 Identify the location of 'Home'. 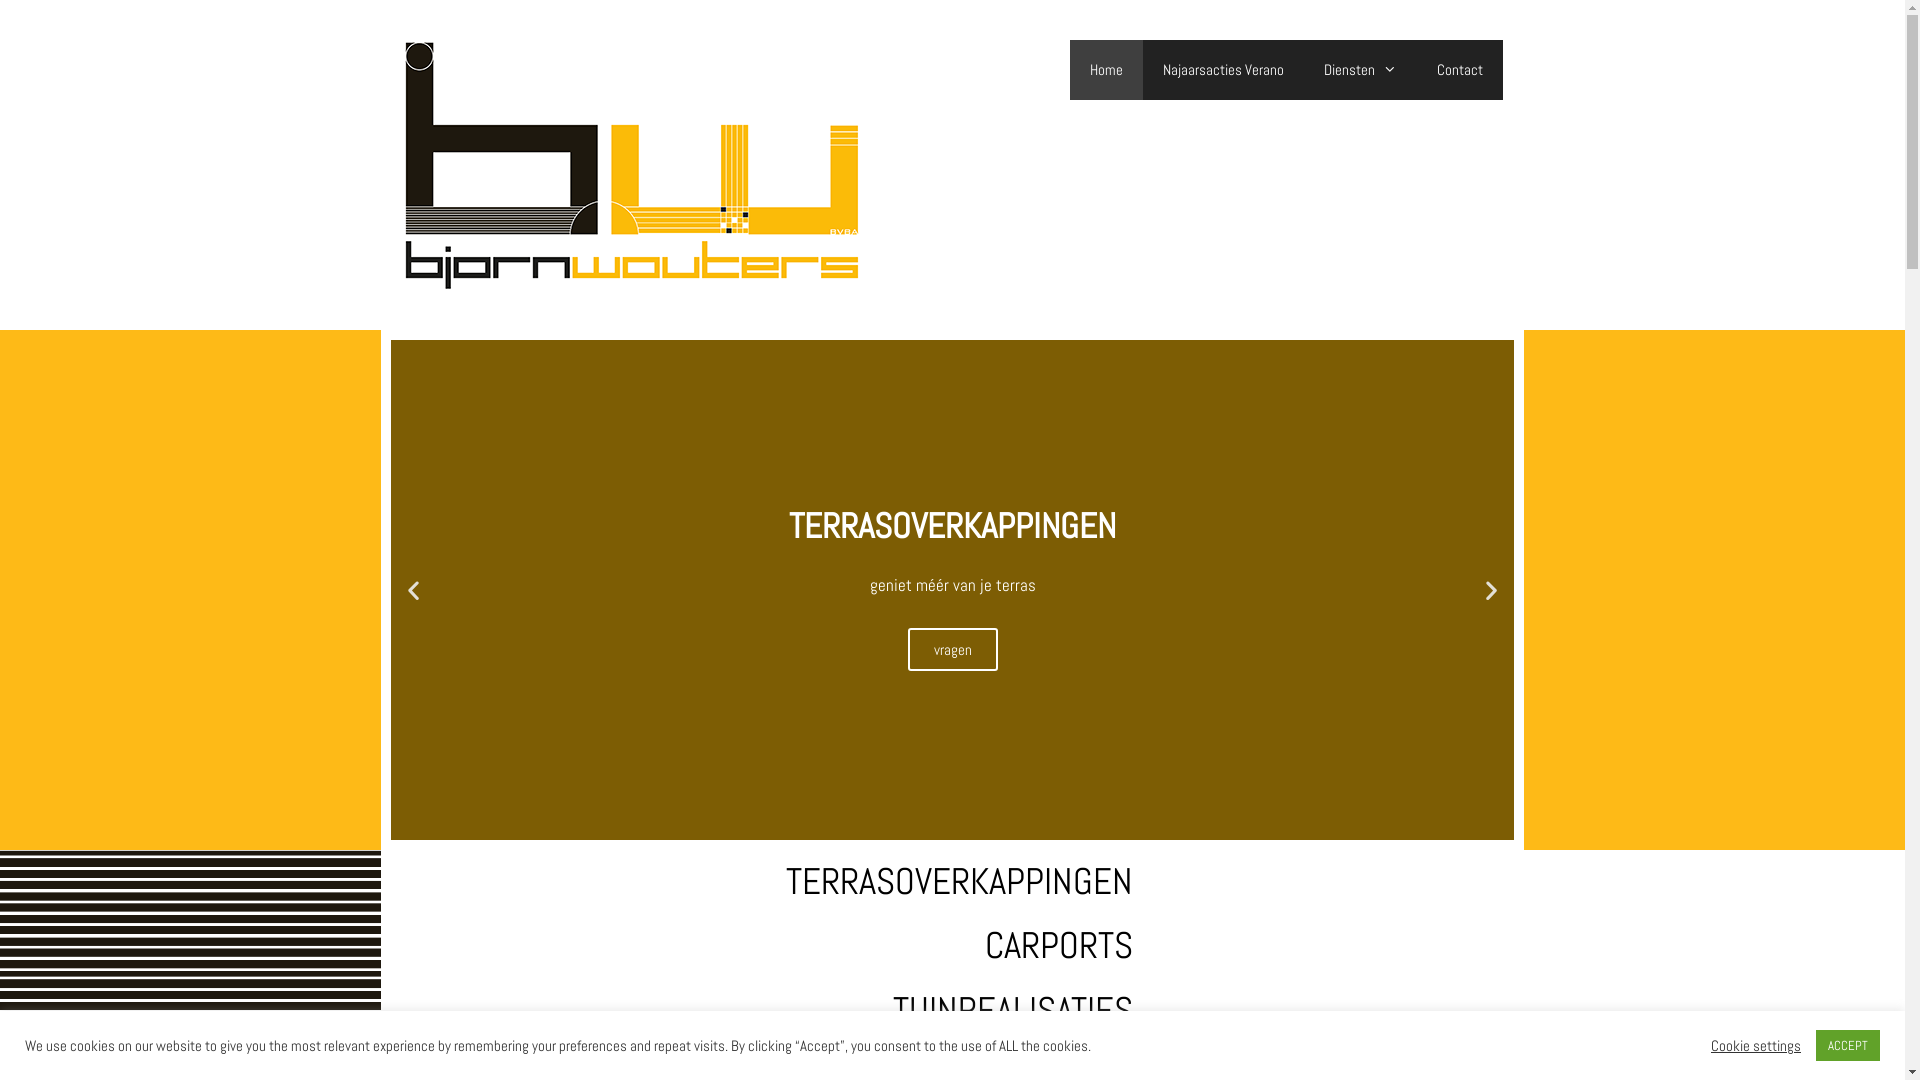
(1105, 68).